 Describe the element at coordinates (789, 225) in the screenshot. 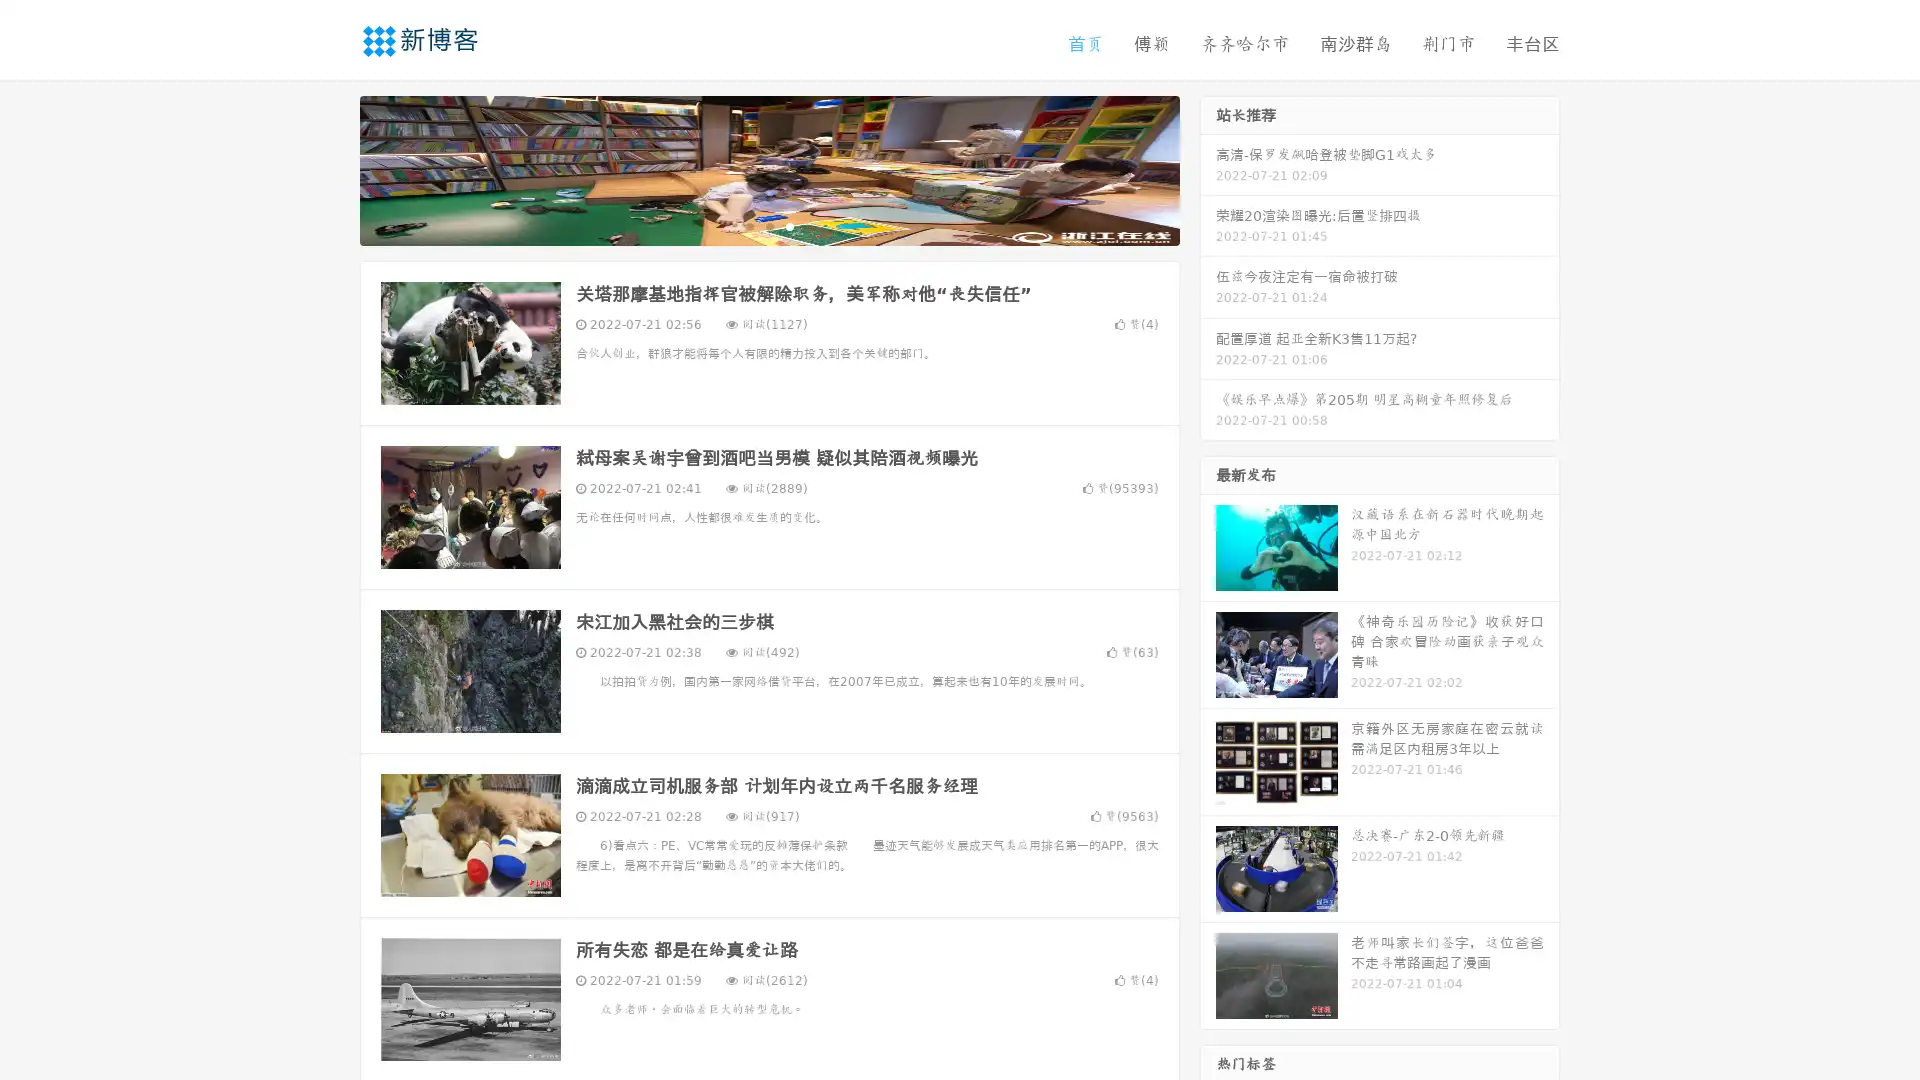

I see `Go to slide 3` at that location.